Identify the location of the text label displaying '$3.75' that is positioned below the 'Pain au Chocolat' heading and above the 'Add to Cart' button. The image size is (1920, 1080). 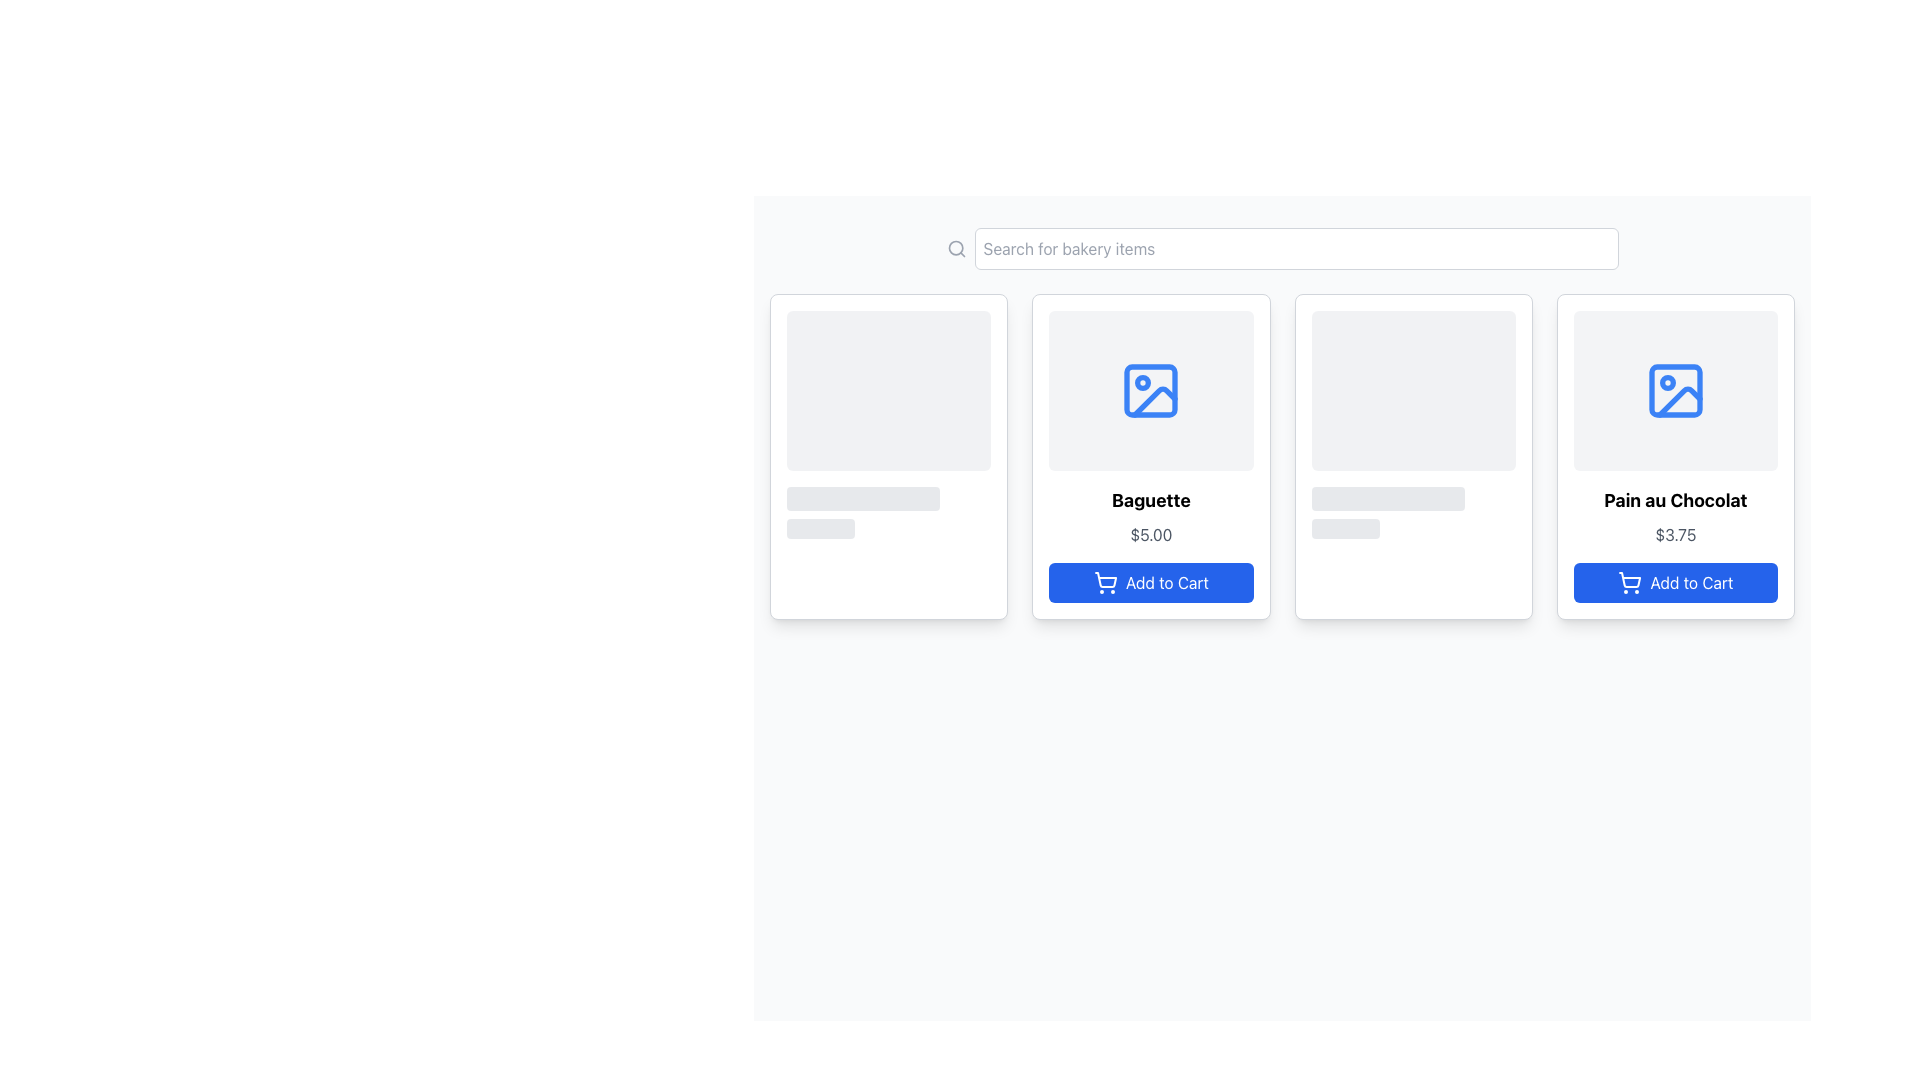
(1675, 534).